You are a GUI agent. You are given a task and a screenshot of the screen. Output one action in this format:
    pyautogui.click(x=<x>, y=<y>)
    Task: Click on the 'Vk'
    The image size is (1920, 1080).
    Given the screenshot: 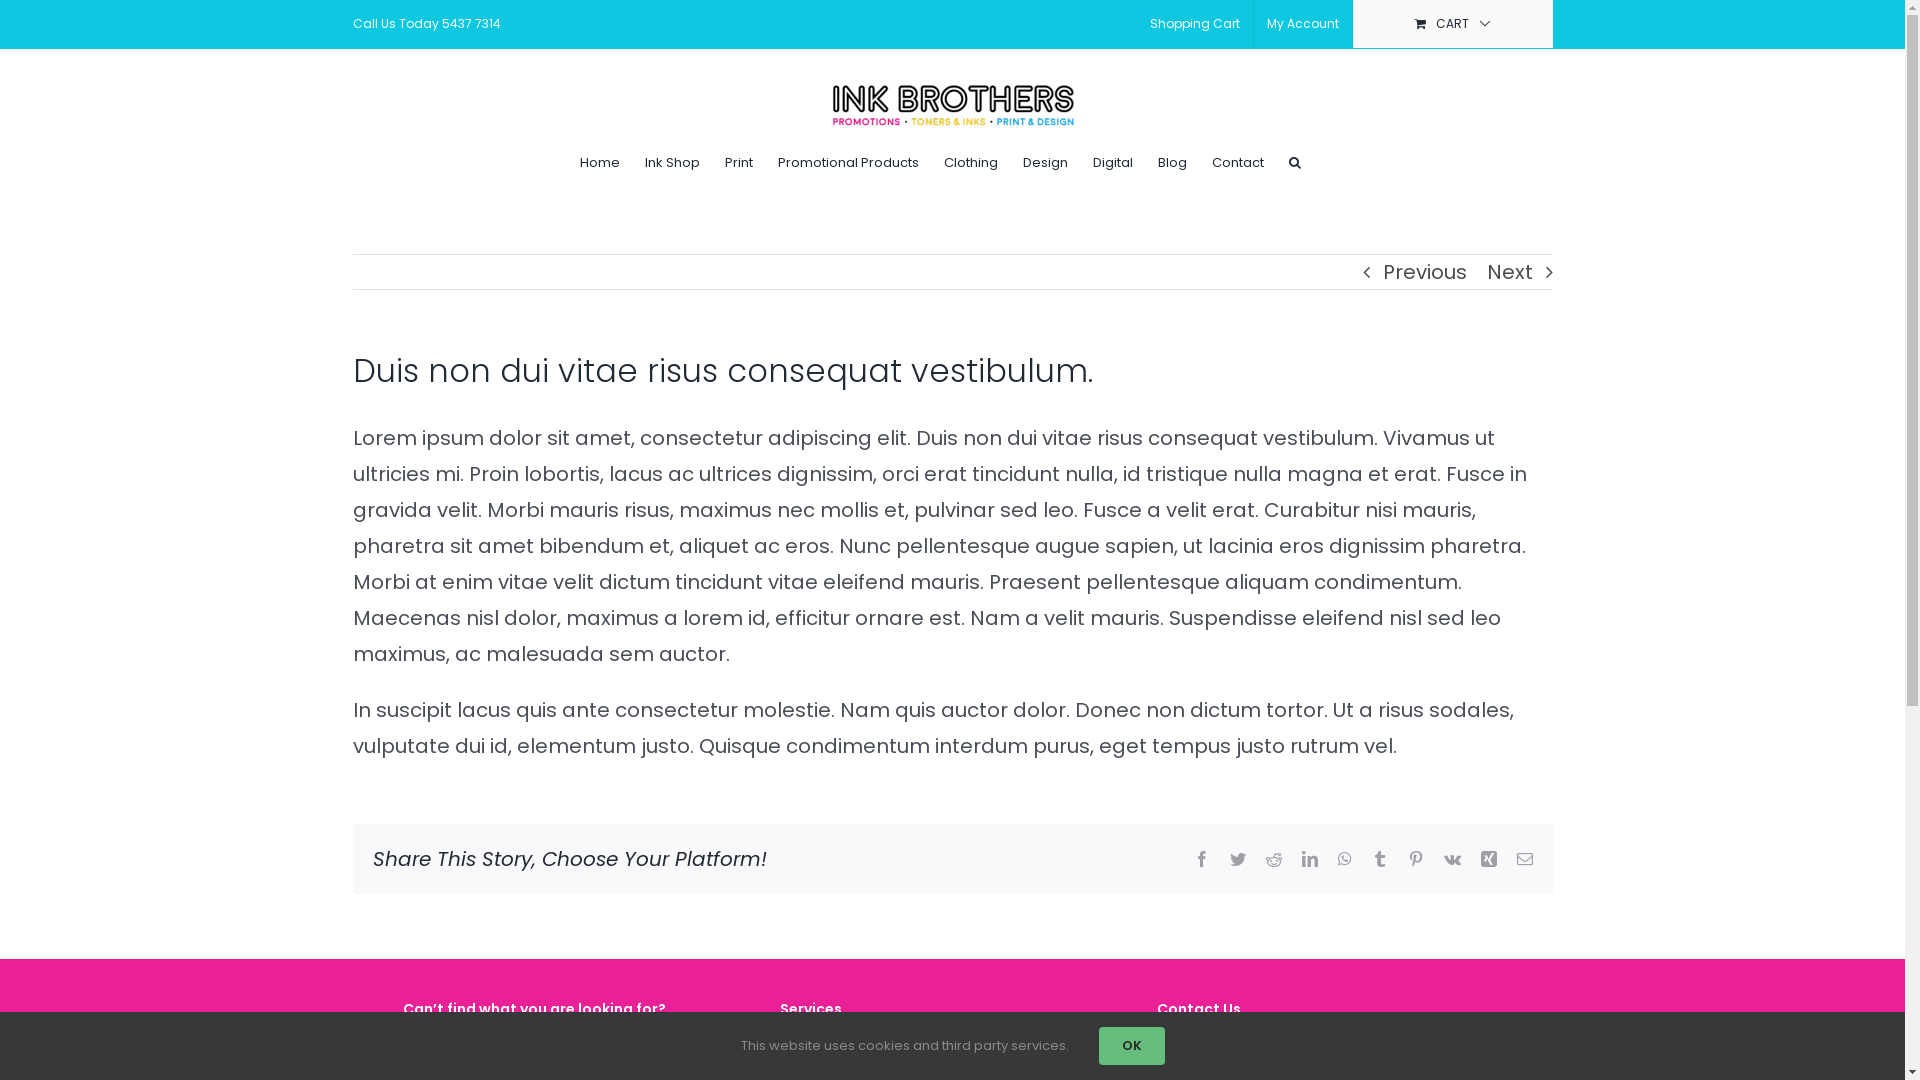 What is the action you would take?
    pyautogui.click(x=1452, y=858)
    